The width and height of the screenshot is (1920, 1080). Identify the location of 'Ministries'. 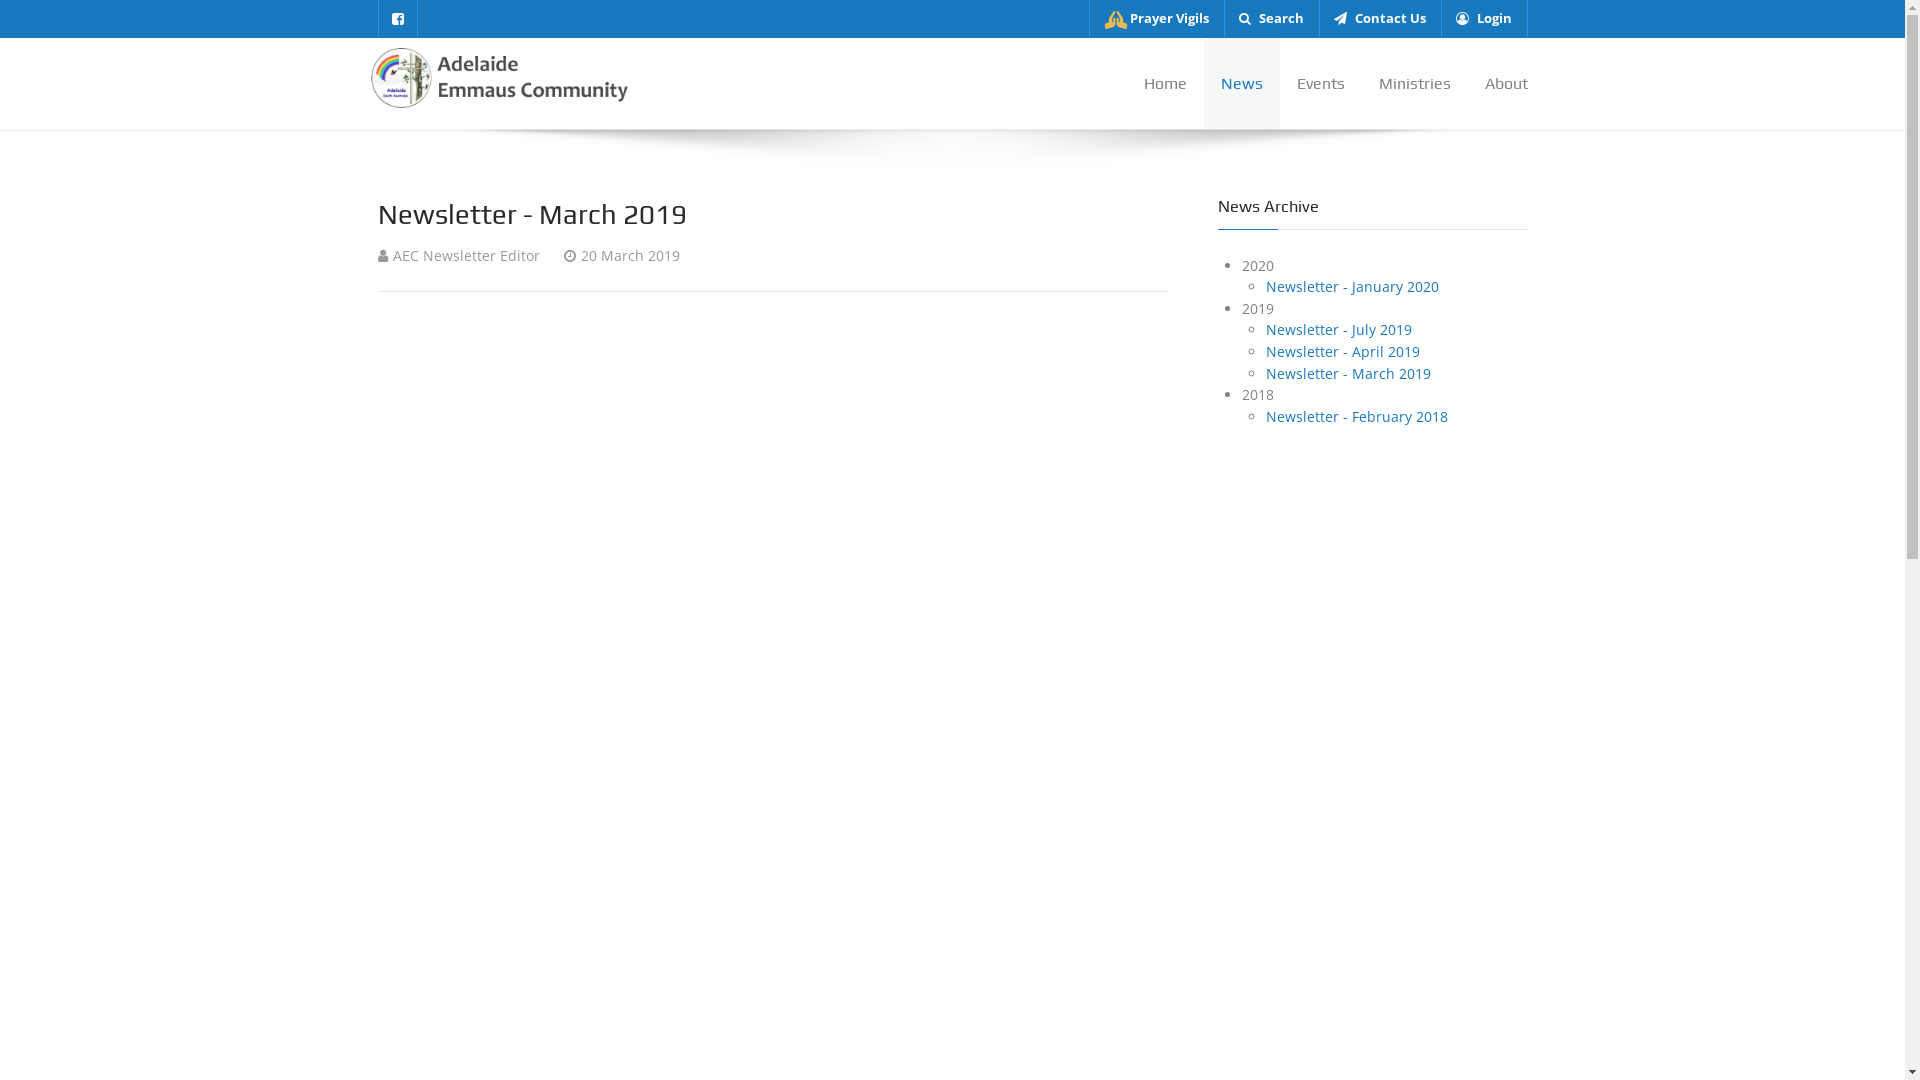
(1414, 82).